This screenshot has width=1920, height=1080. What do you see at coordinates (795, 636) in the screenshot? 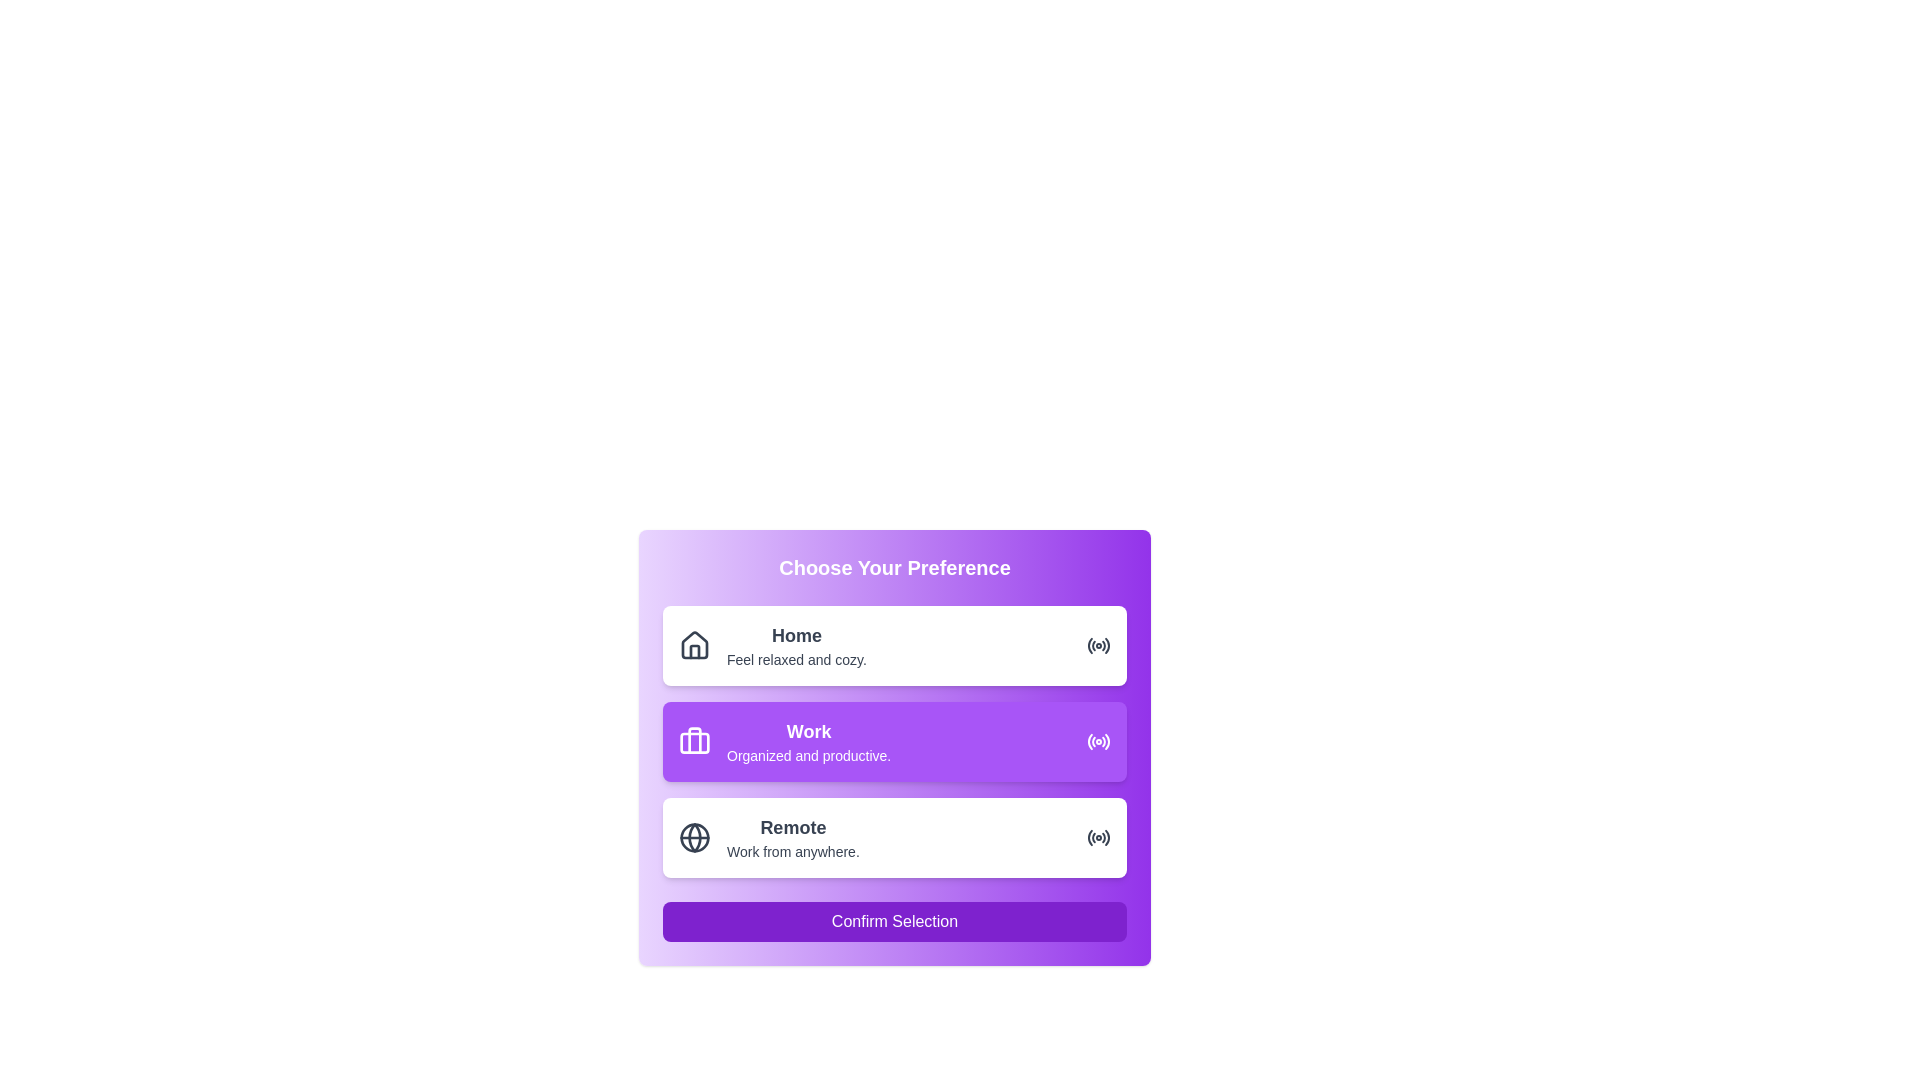
I see `the 'Home' static text label which is displayed in bold and slightly larger font at the top of the category card labeled 'Home Feel relaxed and cozy.'` at bounding box center [795, 636].